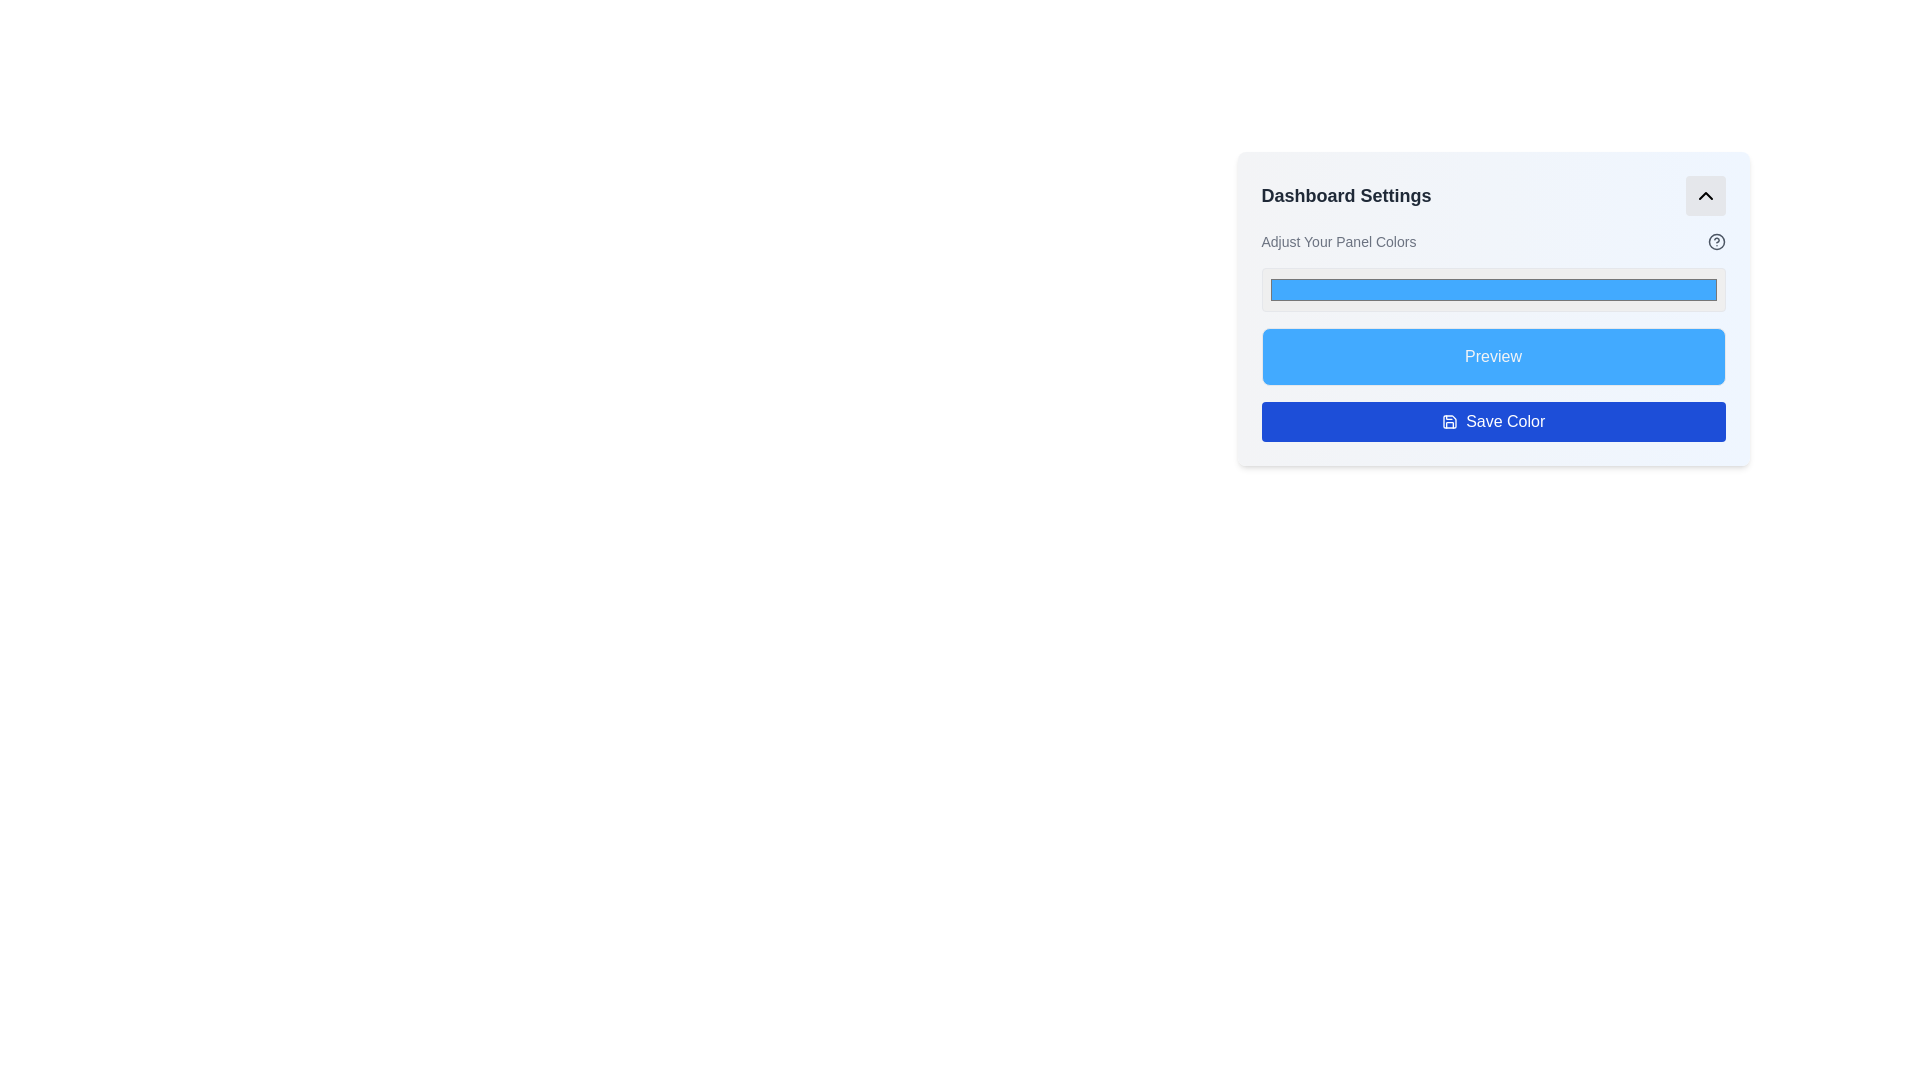 The width and height of the screenshot is (1920, 1080). I want to click on the help icon represented by an SVG circle in the upper right area of the Dashboard Settings interface, so click(1715, 241).